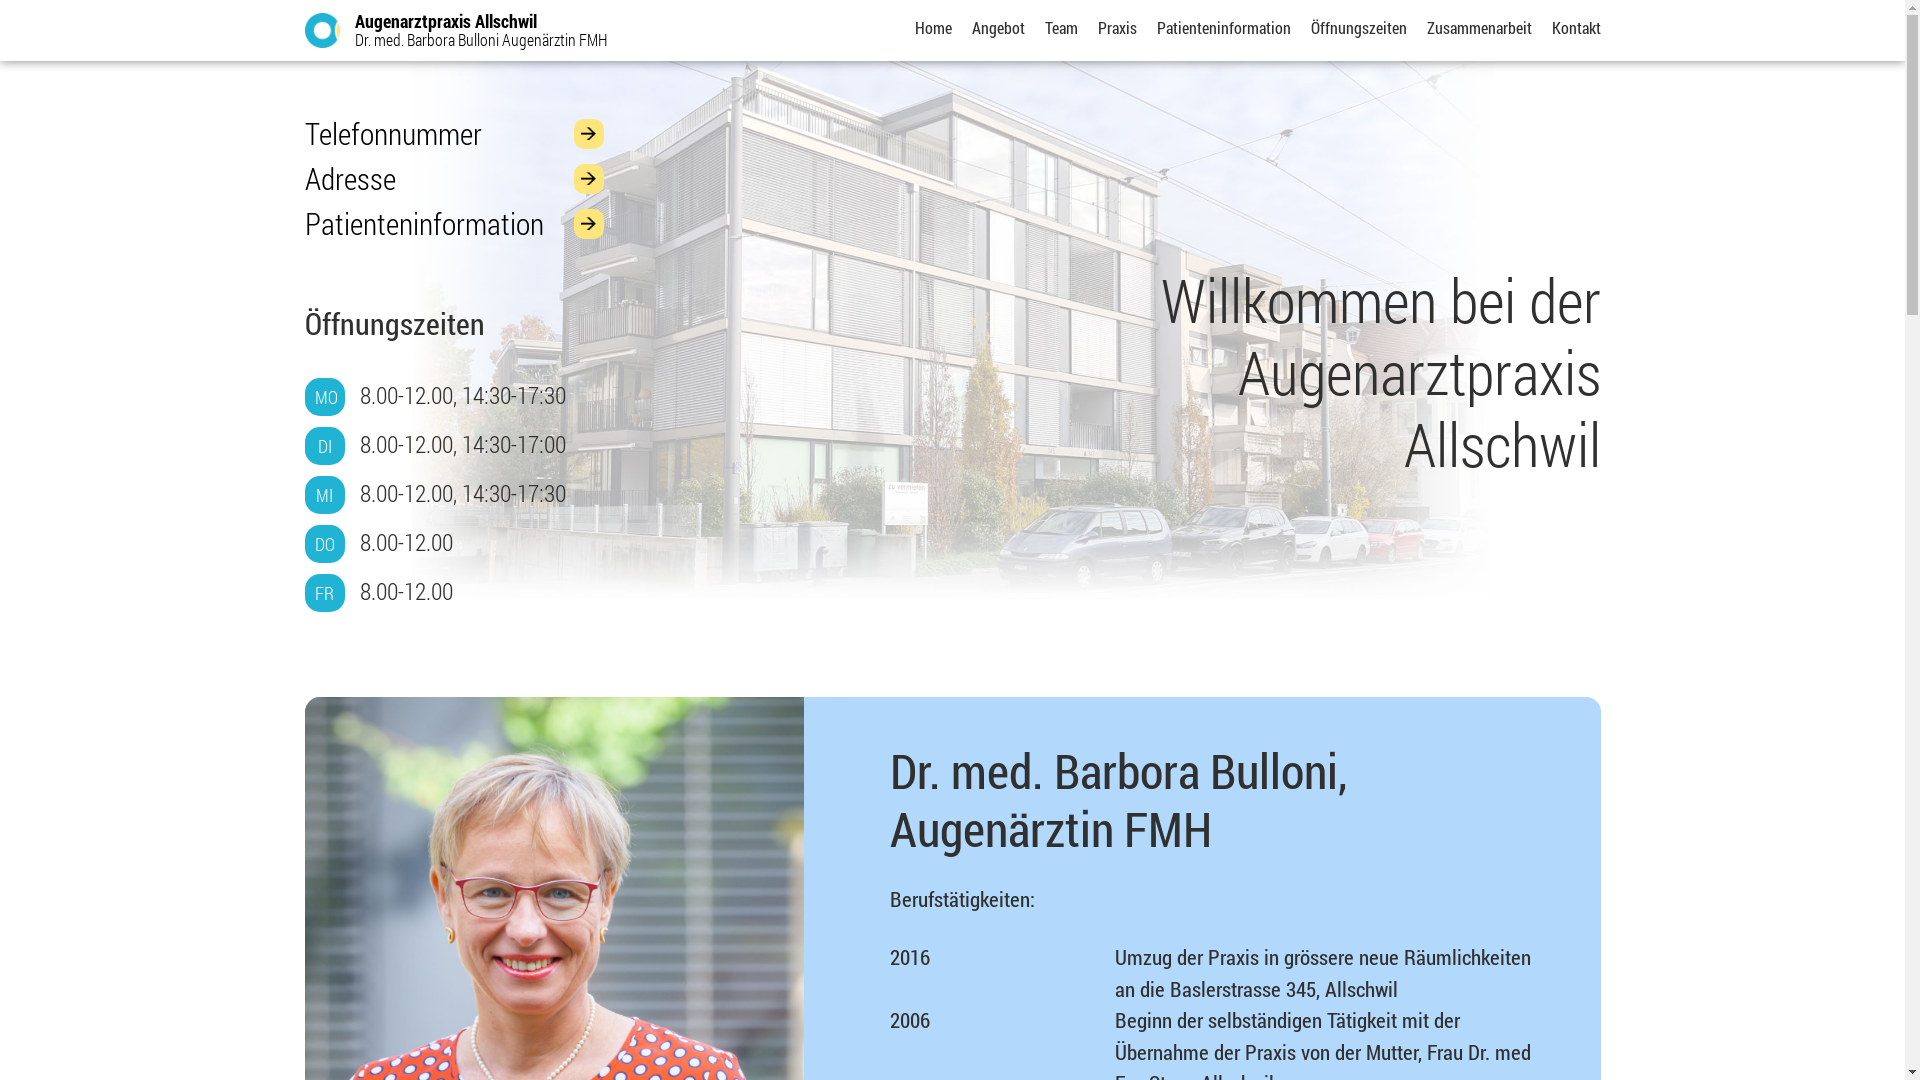 The width and height of the screenshot is (1920, 1080). Describe the element at coordinates (452, 177) in the screenshot. I see `'Adresse'` at that location.